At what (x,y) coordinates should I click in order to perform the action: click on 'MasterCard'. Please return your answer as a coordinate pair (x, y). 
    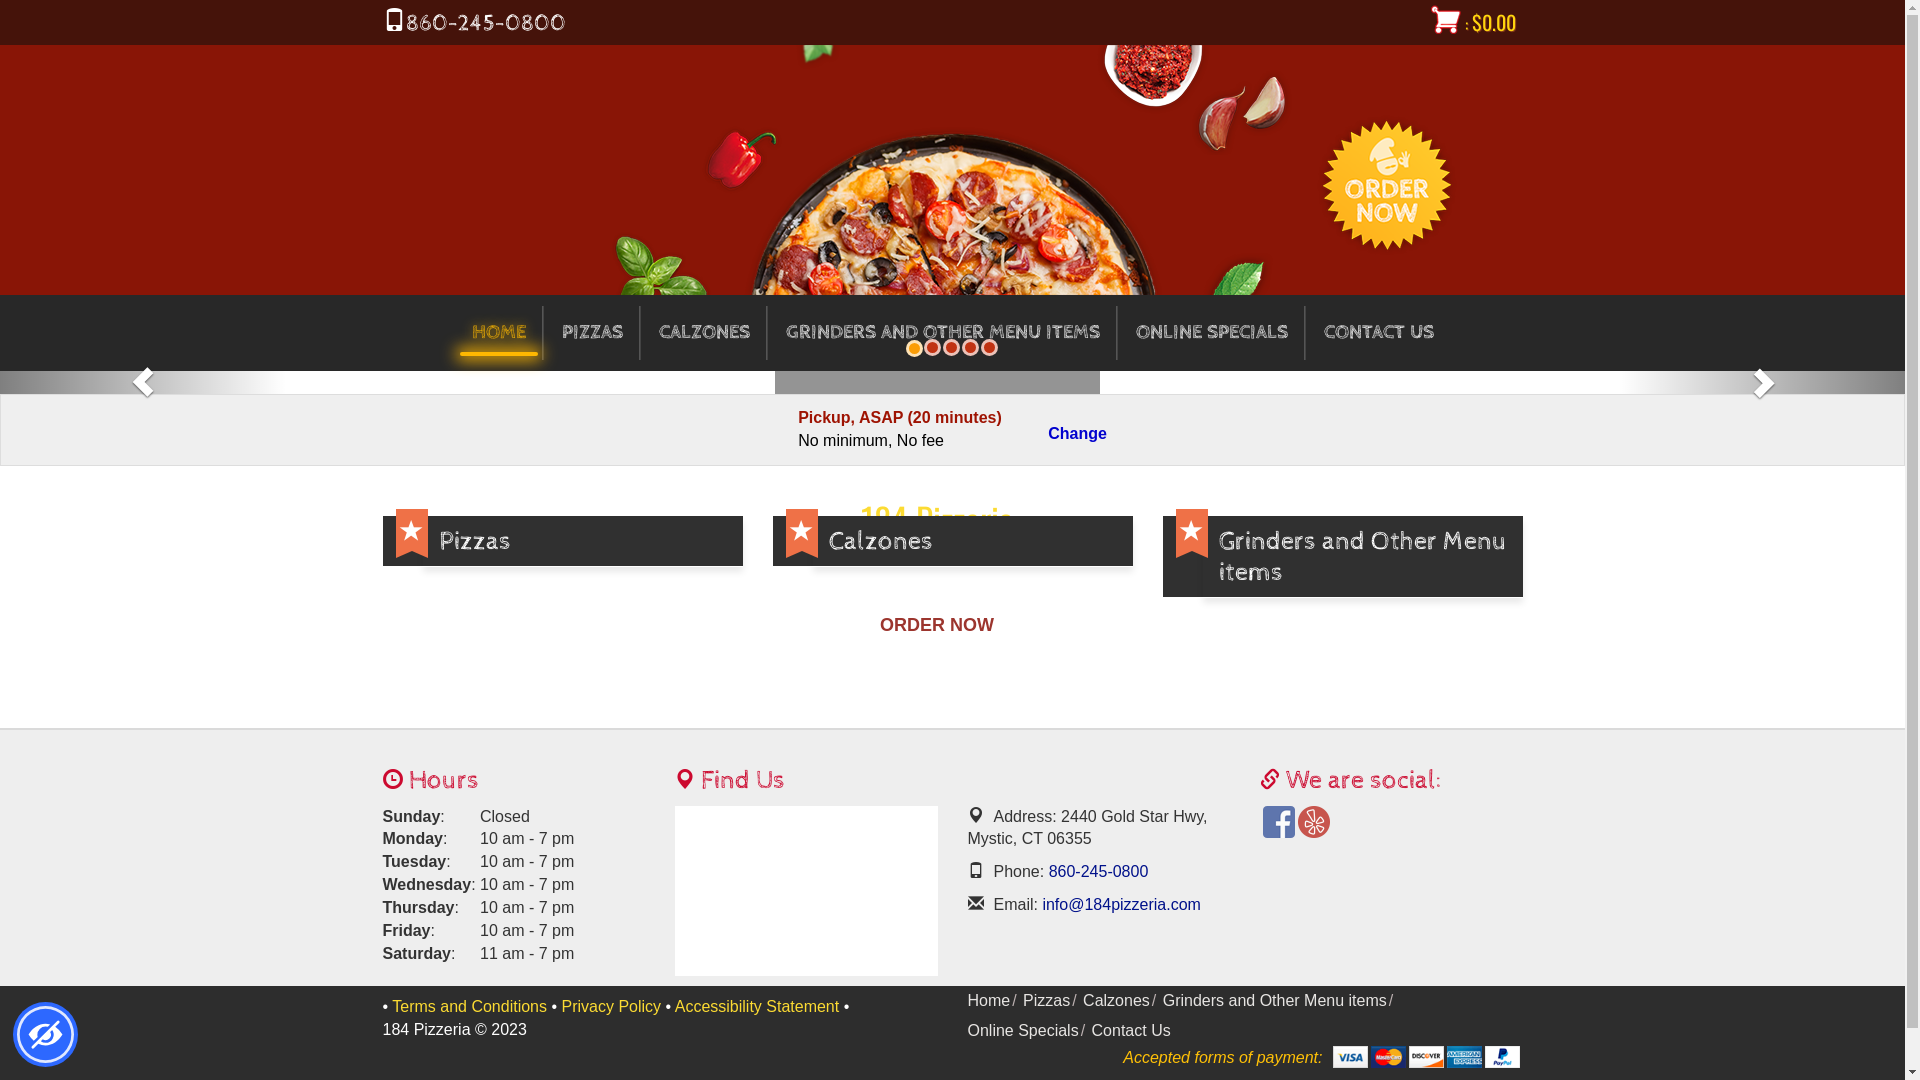
    Looking at the image, I should click on (1368, 1055).